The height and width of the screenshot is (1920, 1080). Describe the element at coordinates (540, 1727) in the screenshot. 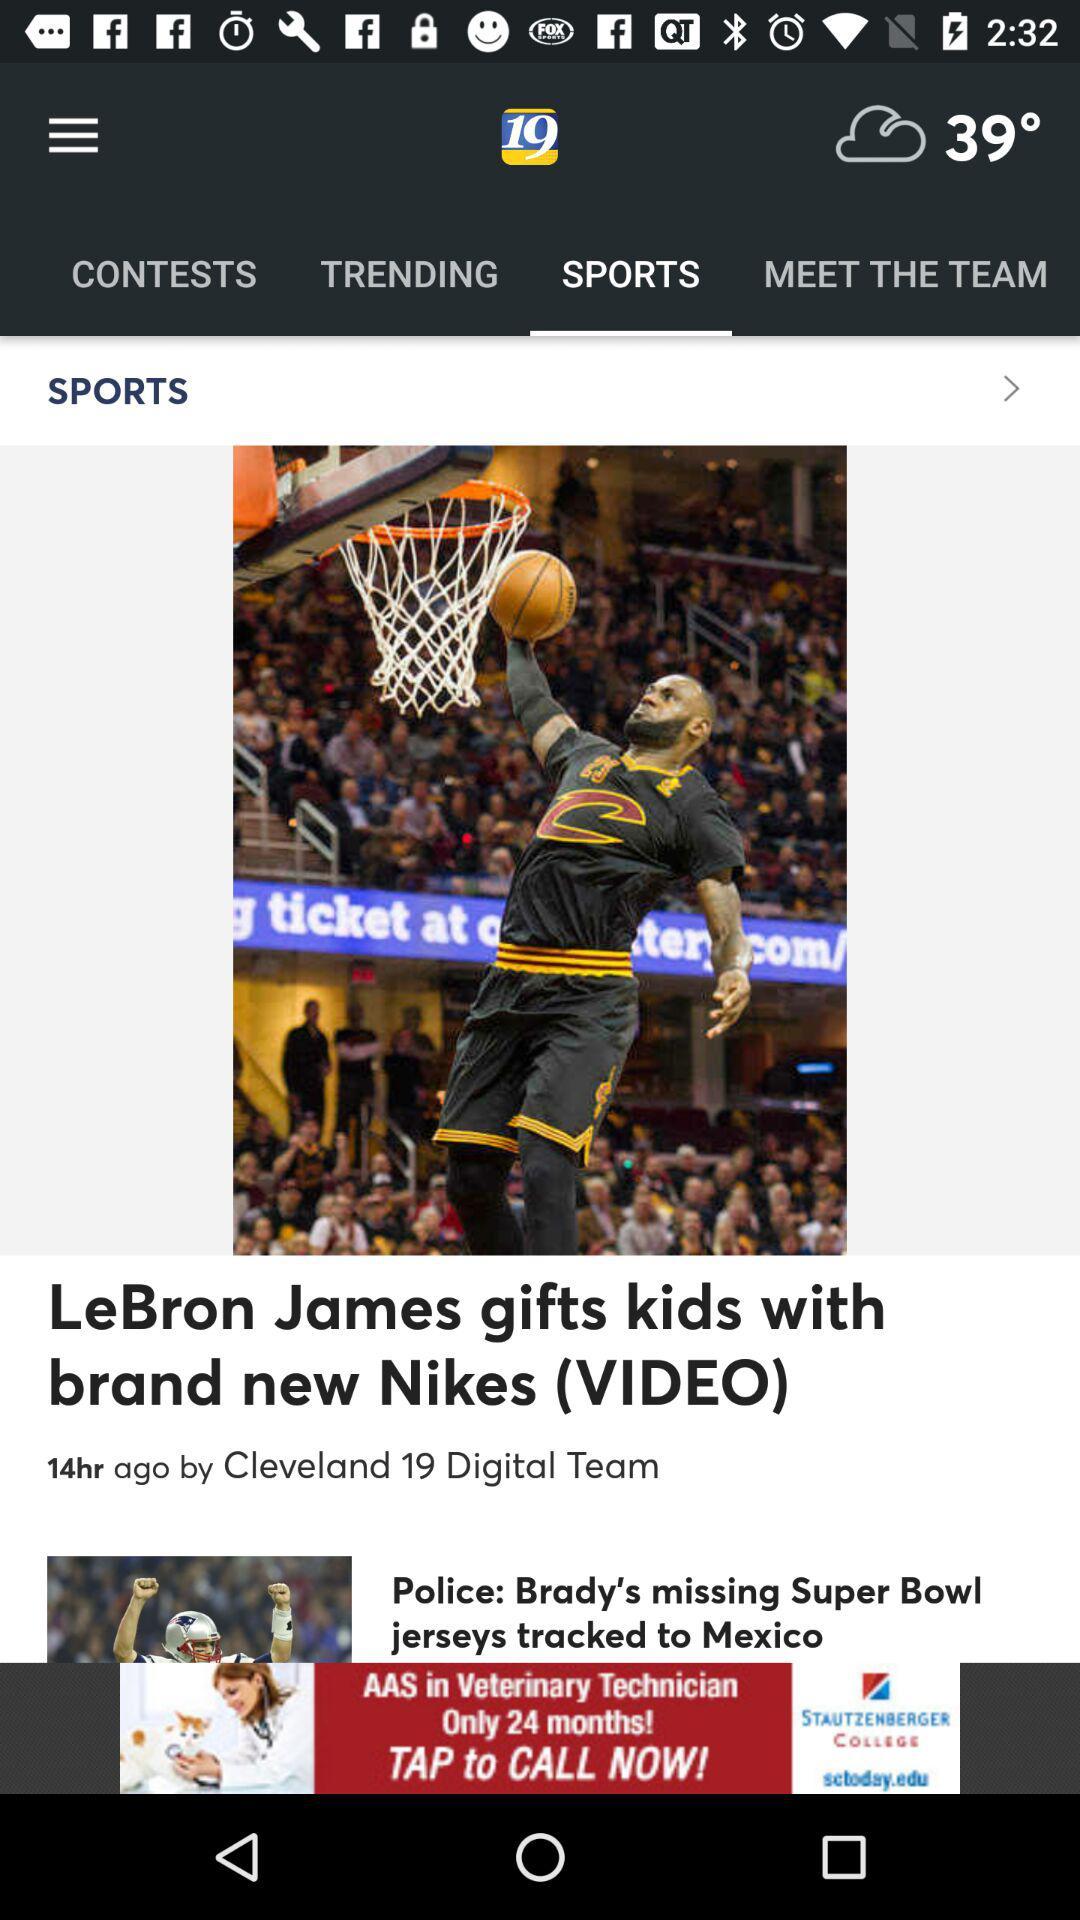

I see `open advertisement` at that location.